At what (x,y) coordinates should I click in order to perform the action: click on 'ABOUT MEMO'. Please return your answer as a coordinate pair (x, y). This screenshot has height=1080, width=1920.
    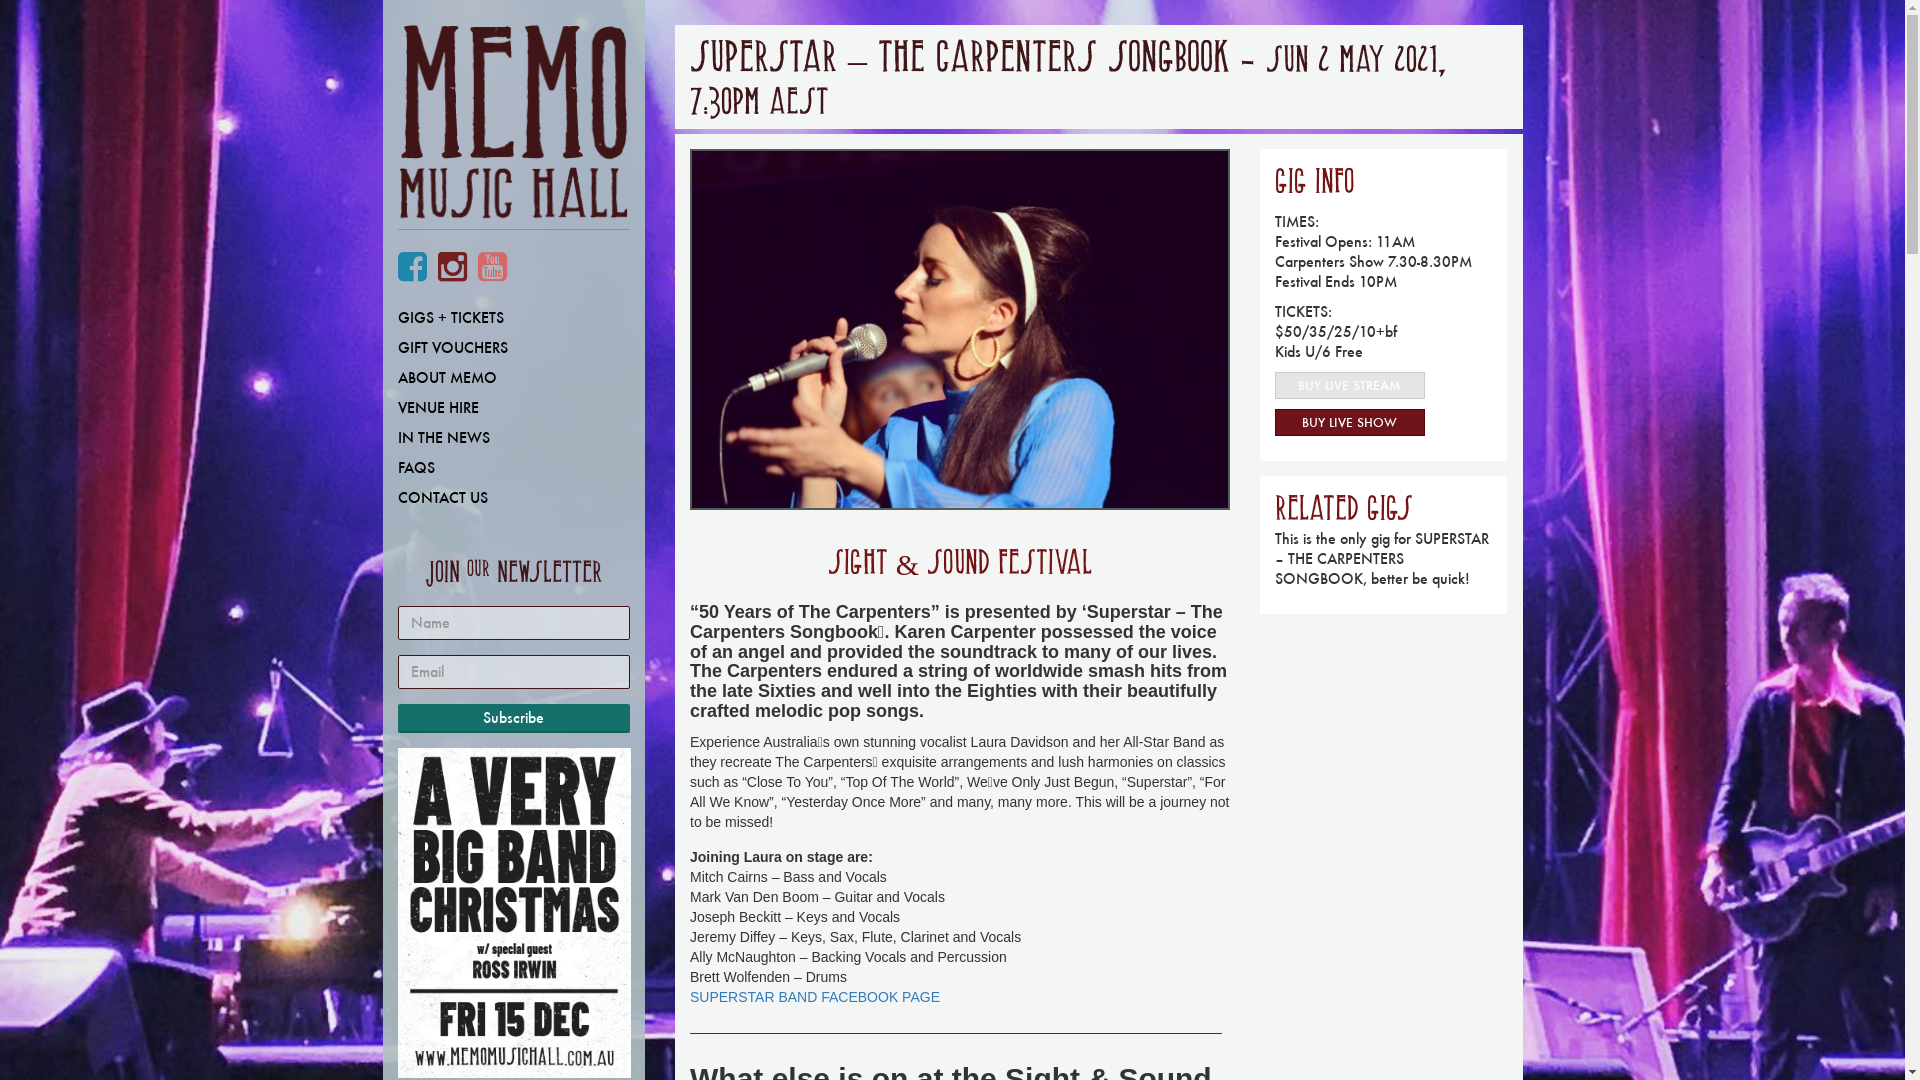
    Looking at the image, I should click on (382, 378).